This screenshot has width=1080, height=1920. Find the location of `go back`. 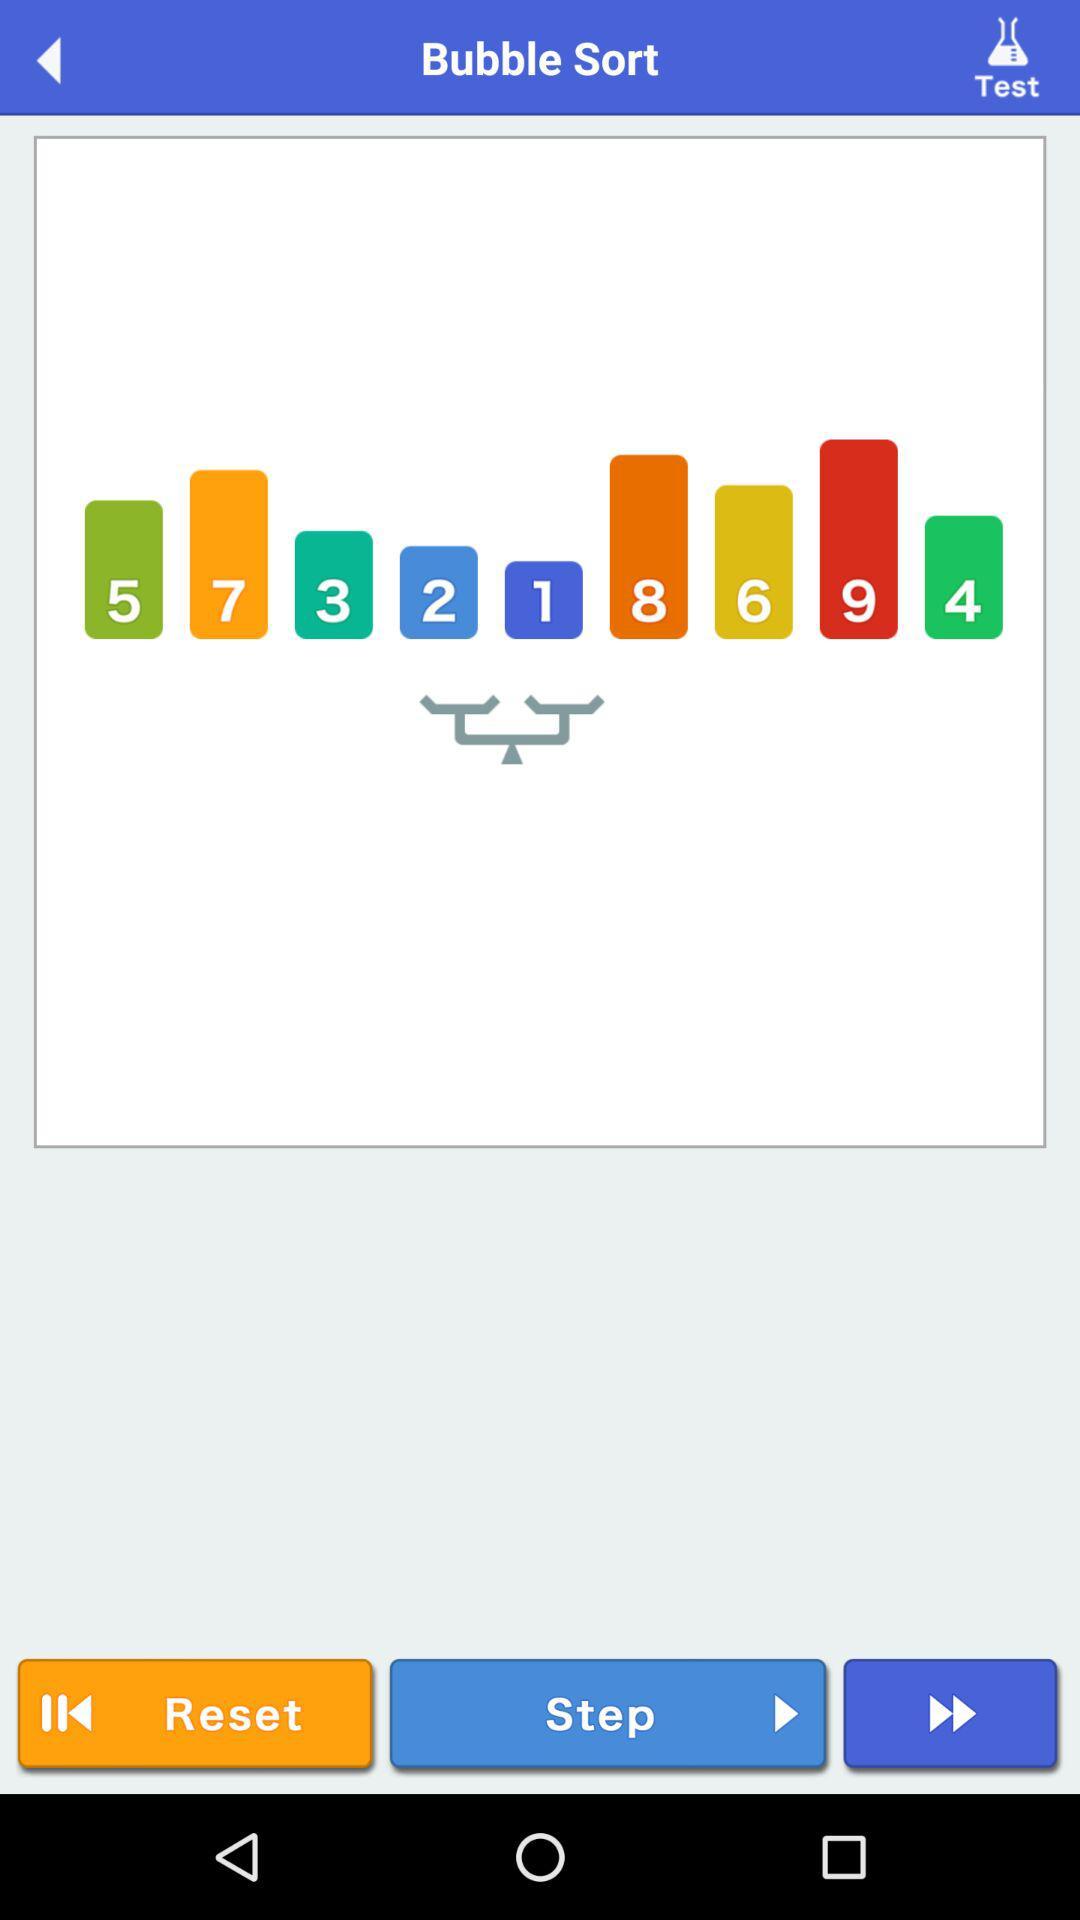

go back is located at coordinates (68, 56).